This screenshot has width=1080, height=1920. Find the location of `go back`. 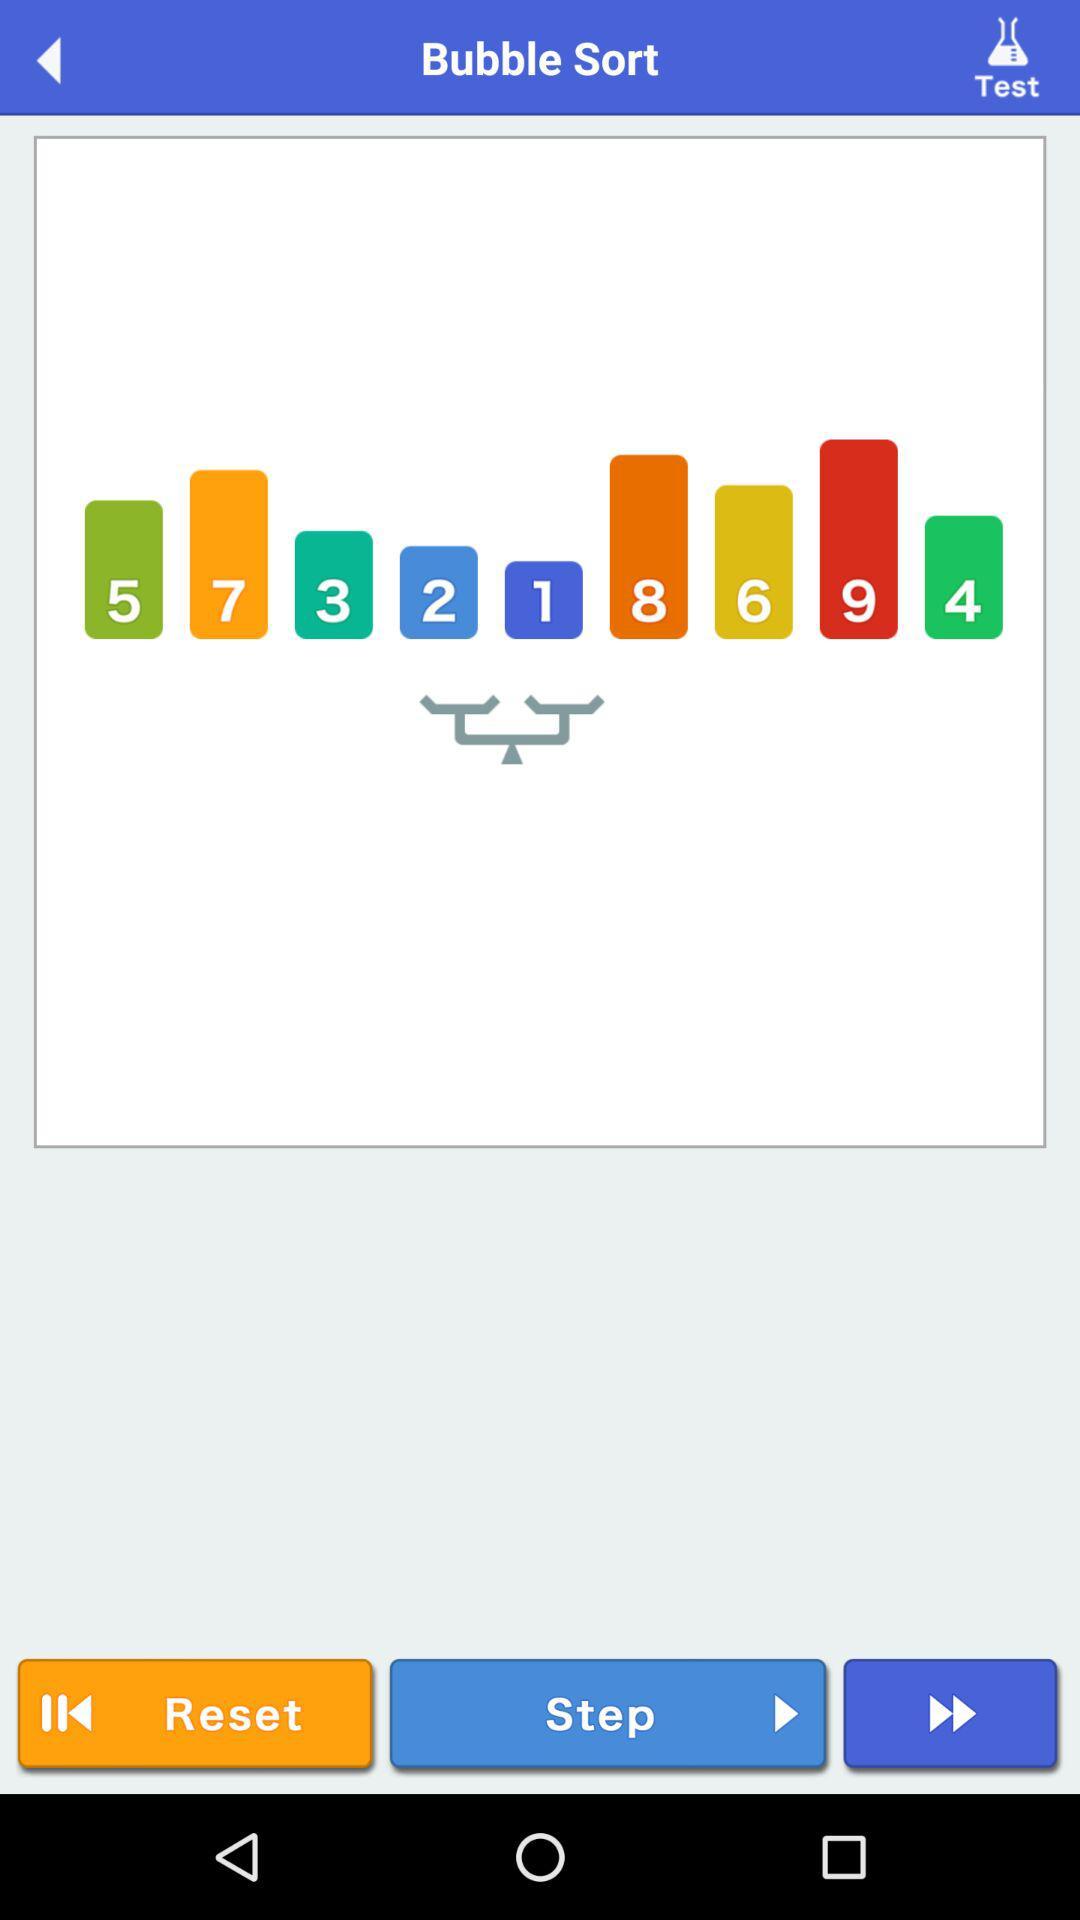

go back is located at coordinates (68, 56).